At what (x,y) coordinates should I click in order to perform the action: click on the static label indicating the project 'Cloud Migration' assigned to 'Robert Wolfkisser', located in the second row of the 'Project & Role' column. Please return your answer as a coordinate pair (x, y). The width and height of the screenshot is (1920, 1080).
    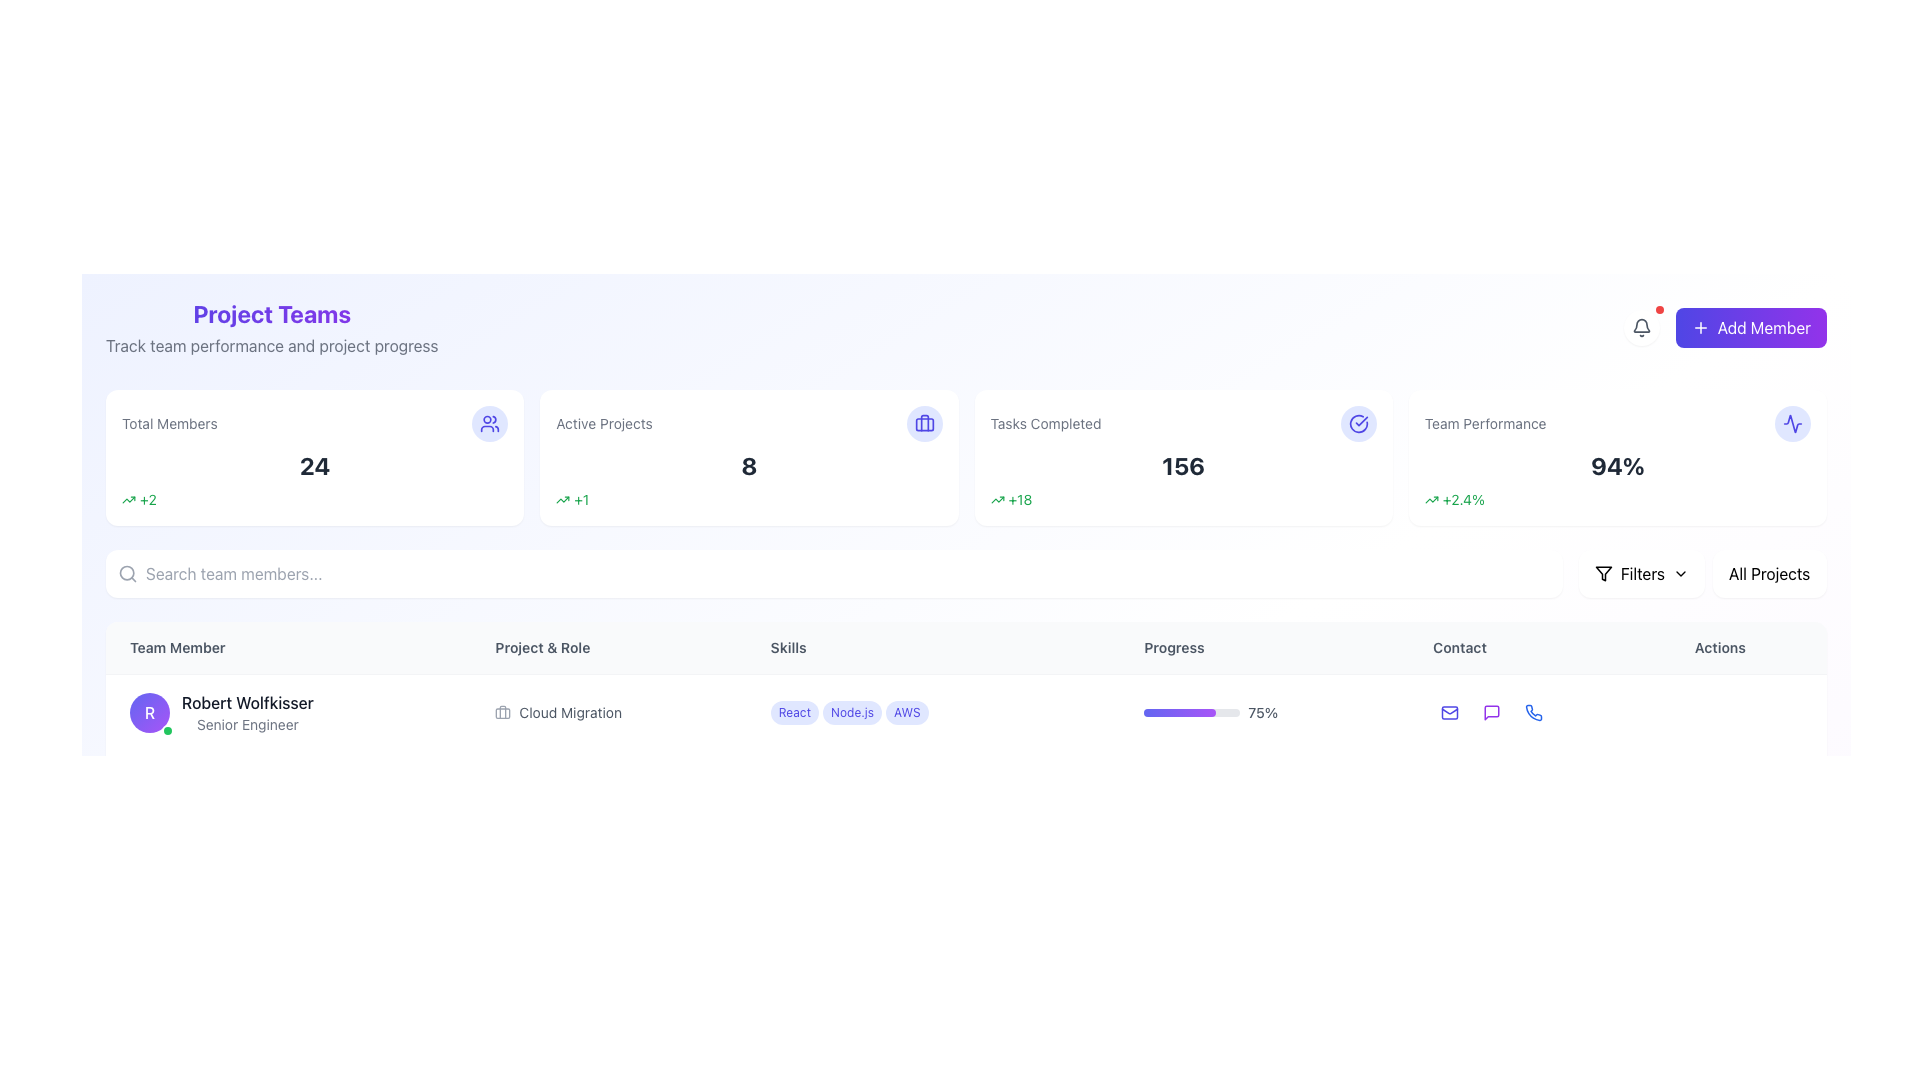
    Looking at the image, I should click on (608, 712).